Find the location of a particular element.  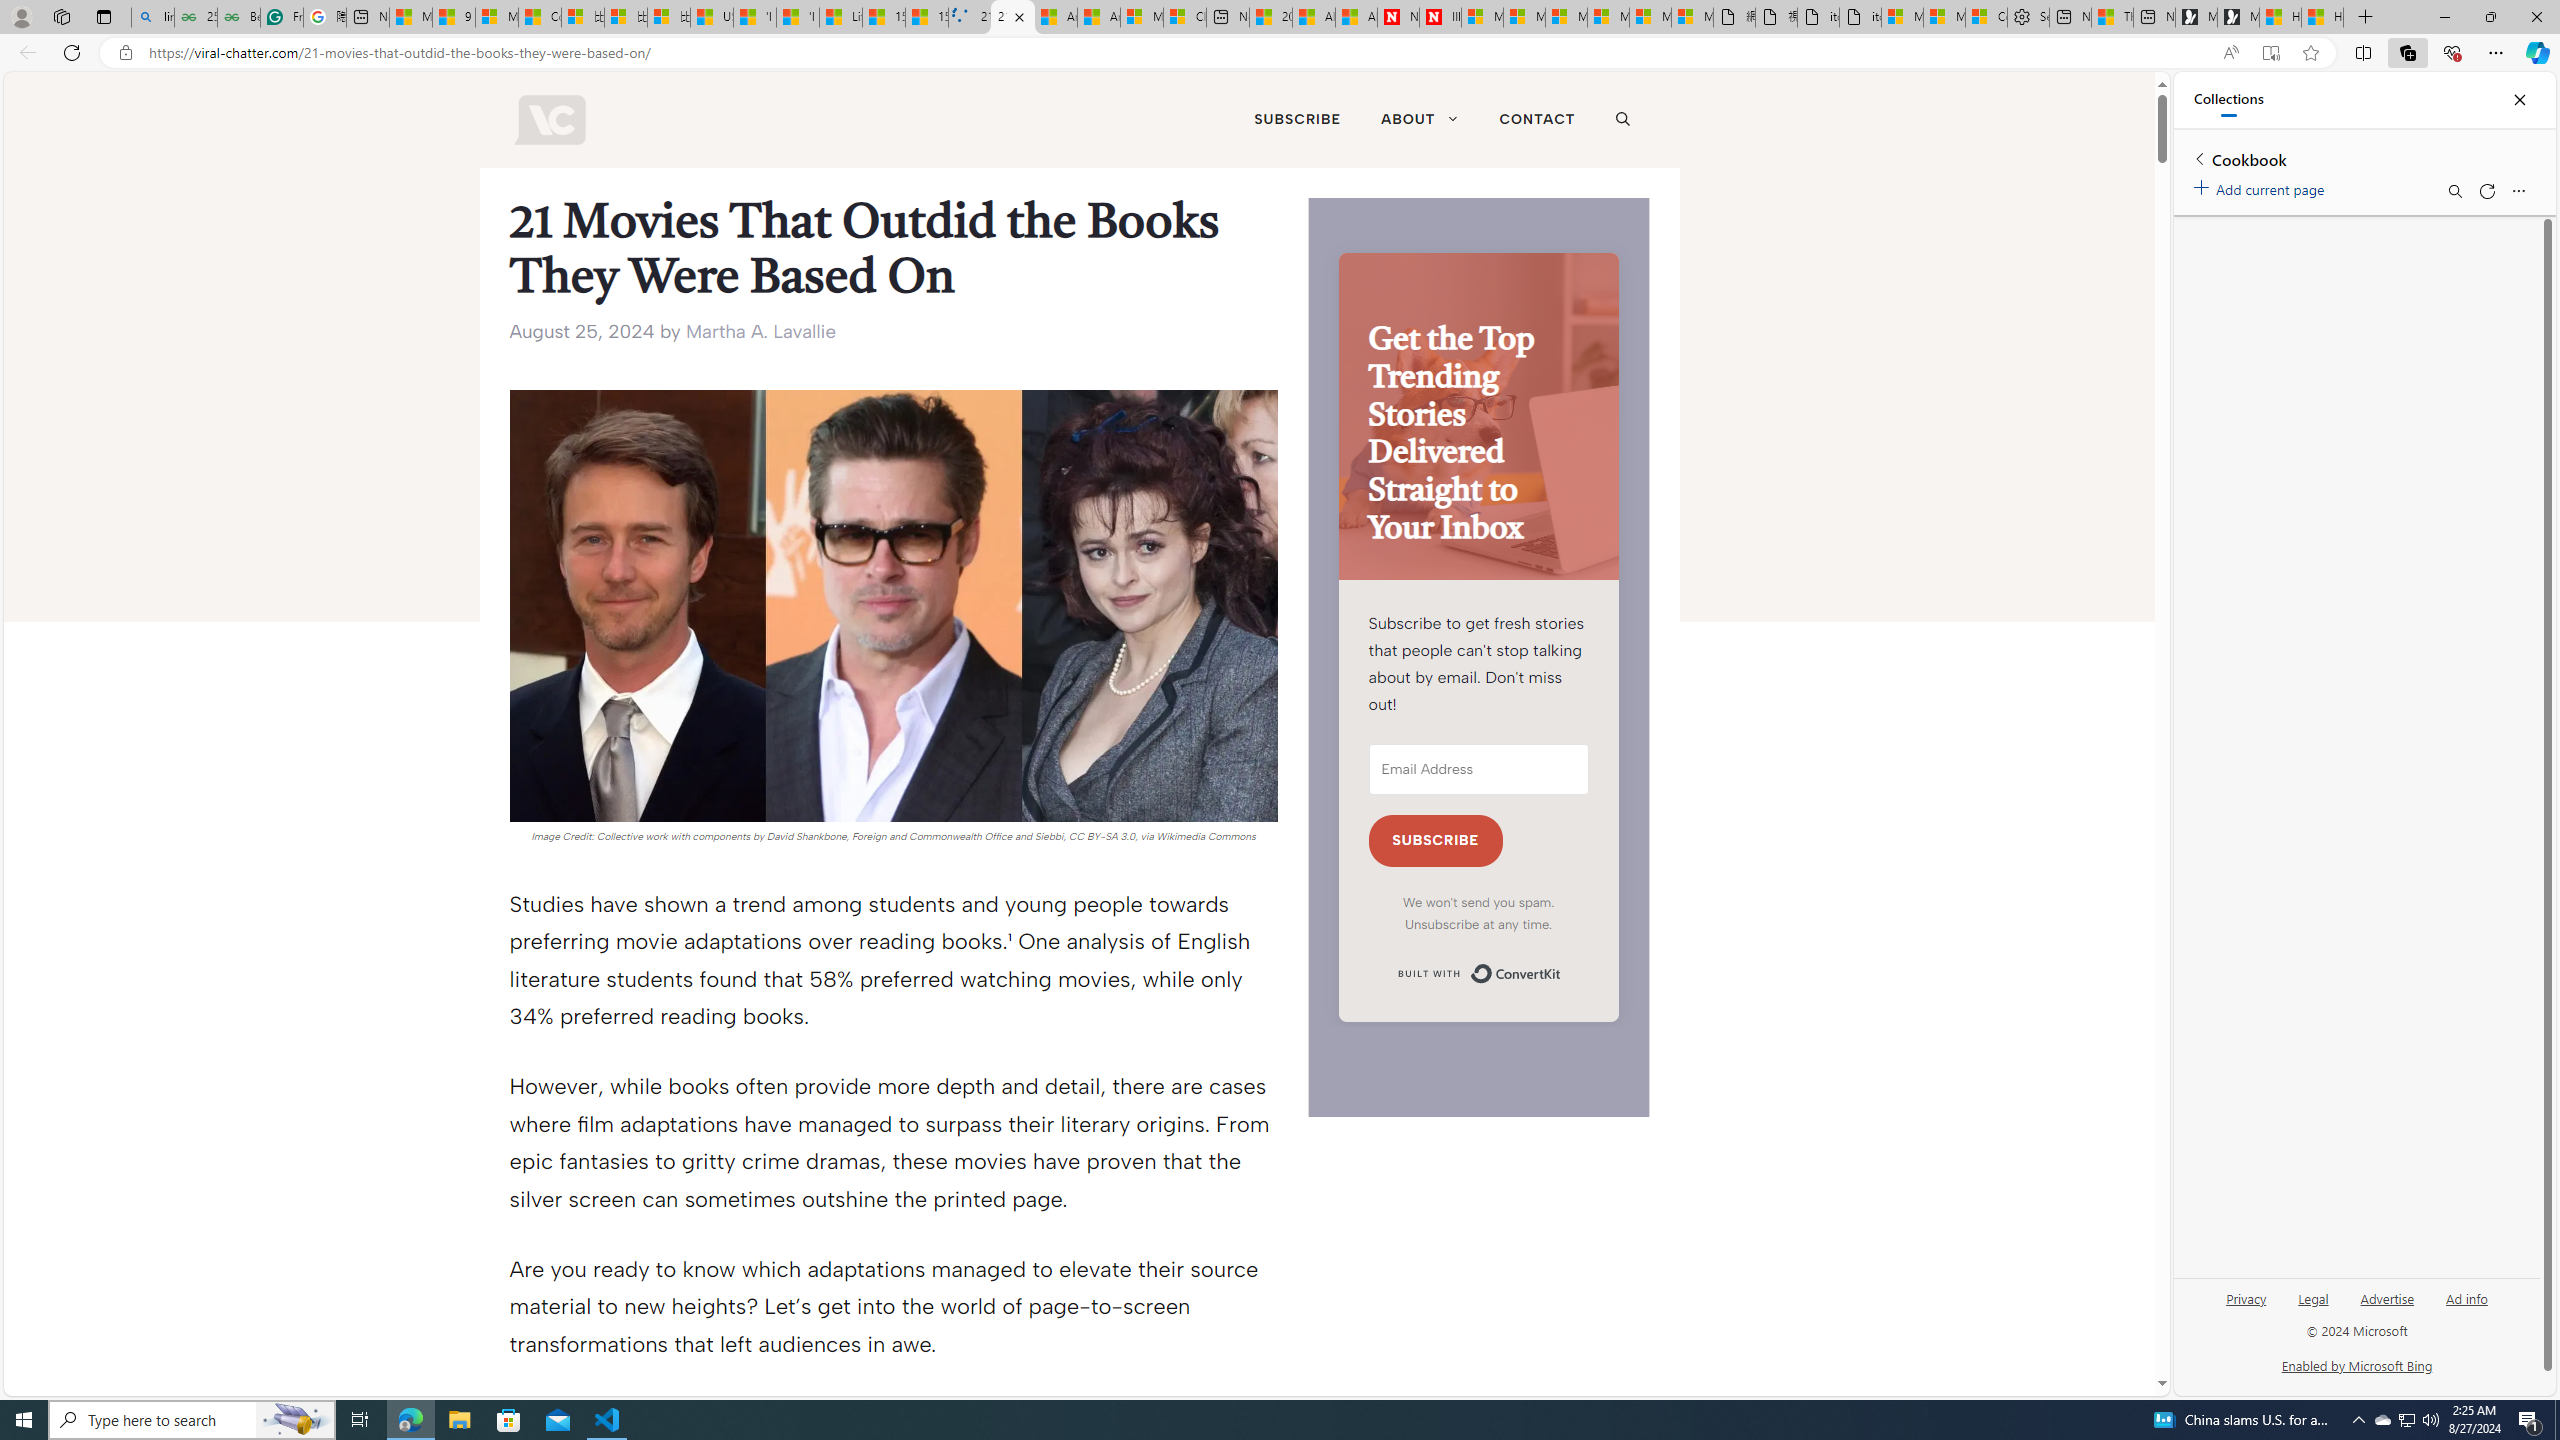

'SUBSCRIBE' is located at coordinates (1435, 840).